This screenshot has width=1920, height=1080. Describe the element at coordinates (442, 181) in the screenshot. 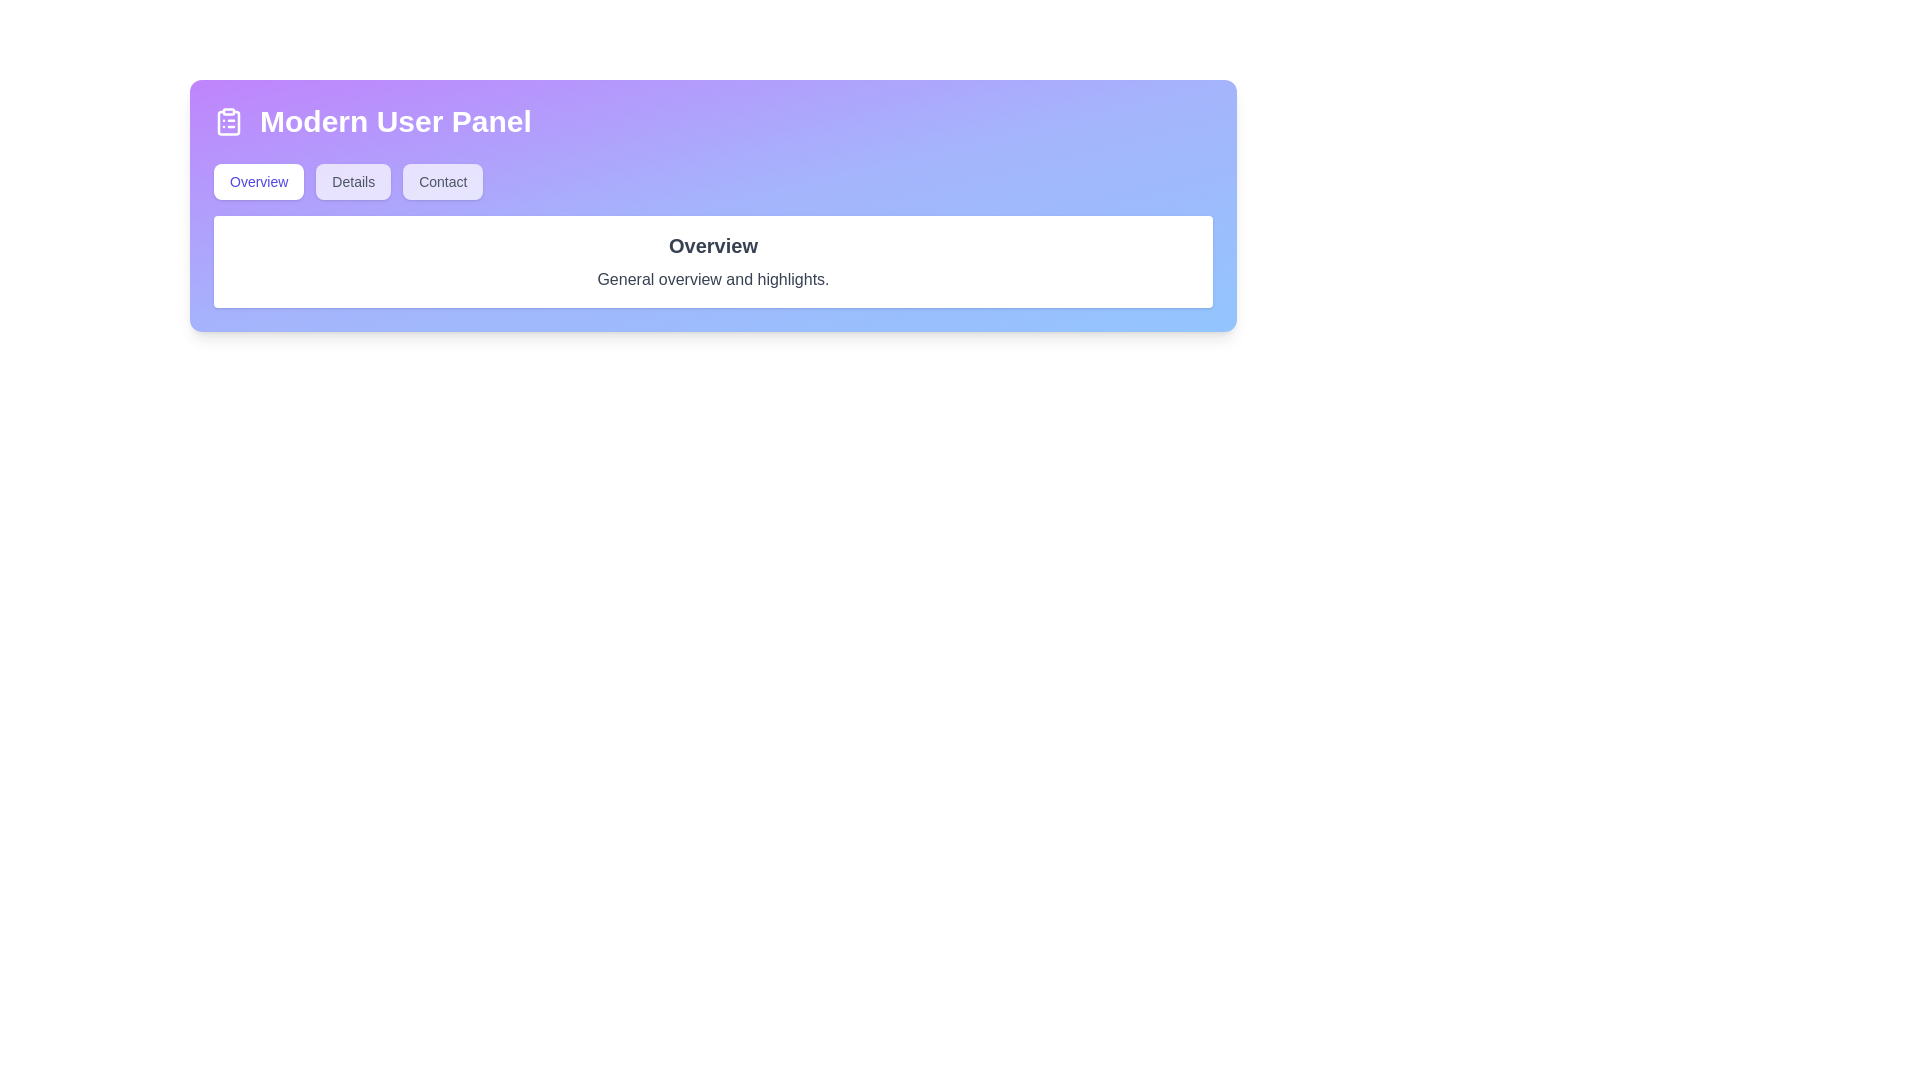

I see `the 'Contact' button, which is a rectangular button with rounded edges and slightly darker text, positioned as the third button in a horizontal row at the top left of the interface` at that location.